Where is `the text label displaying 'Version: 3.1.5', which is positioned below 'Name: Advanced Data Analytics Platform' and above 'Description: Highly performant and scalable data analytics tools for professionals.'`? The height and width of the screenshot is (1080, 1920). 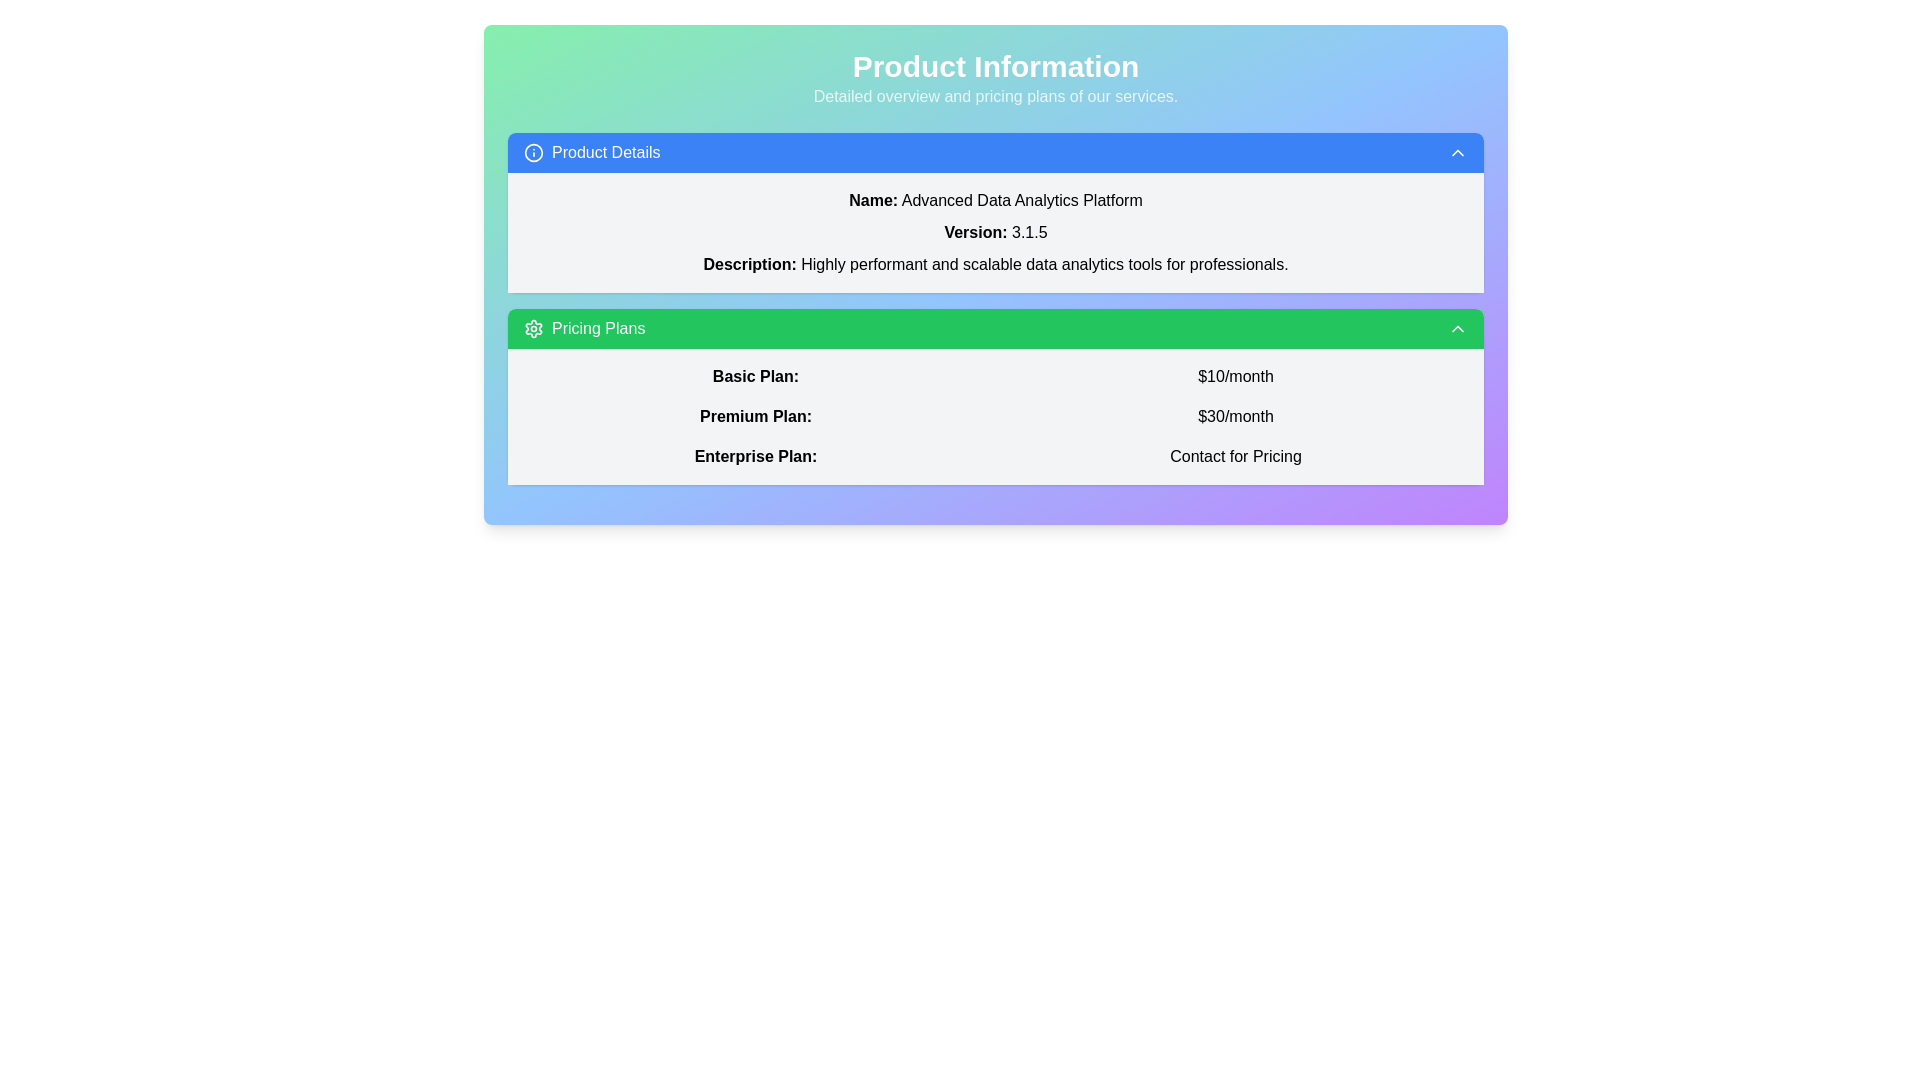
the text label displaying 'Version: 3.1.5', which is positioned below 'Name: Advanced Data Analytics Platform' and above 'Description: Highly performant and scalable data analytics tools for professionals.' is located at coordinates (996, 231).